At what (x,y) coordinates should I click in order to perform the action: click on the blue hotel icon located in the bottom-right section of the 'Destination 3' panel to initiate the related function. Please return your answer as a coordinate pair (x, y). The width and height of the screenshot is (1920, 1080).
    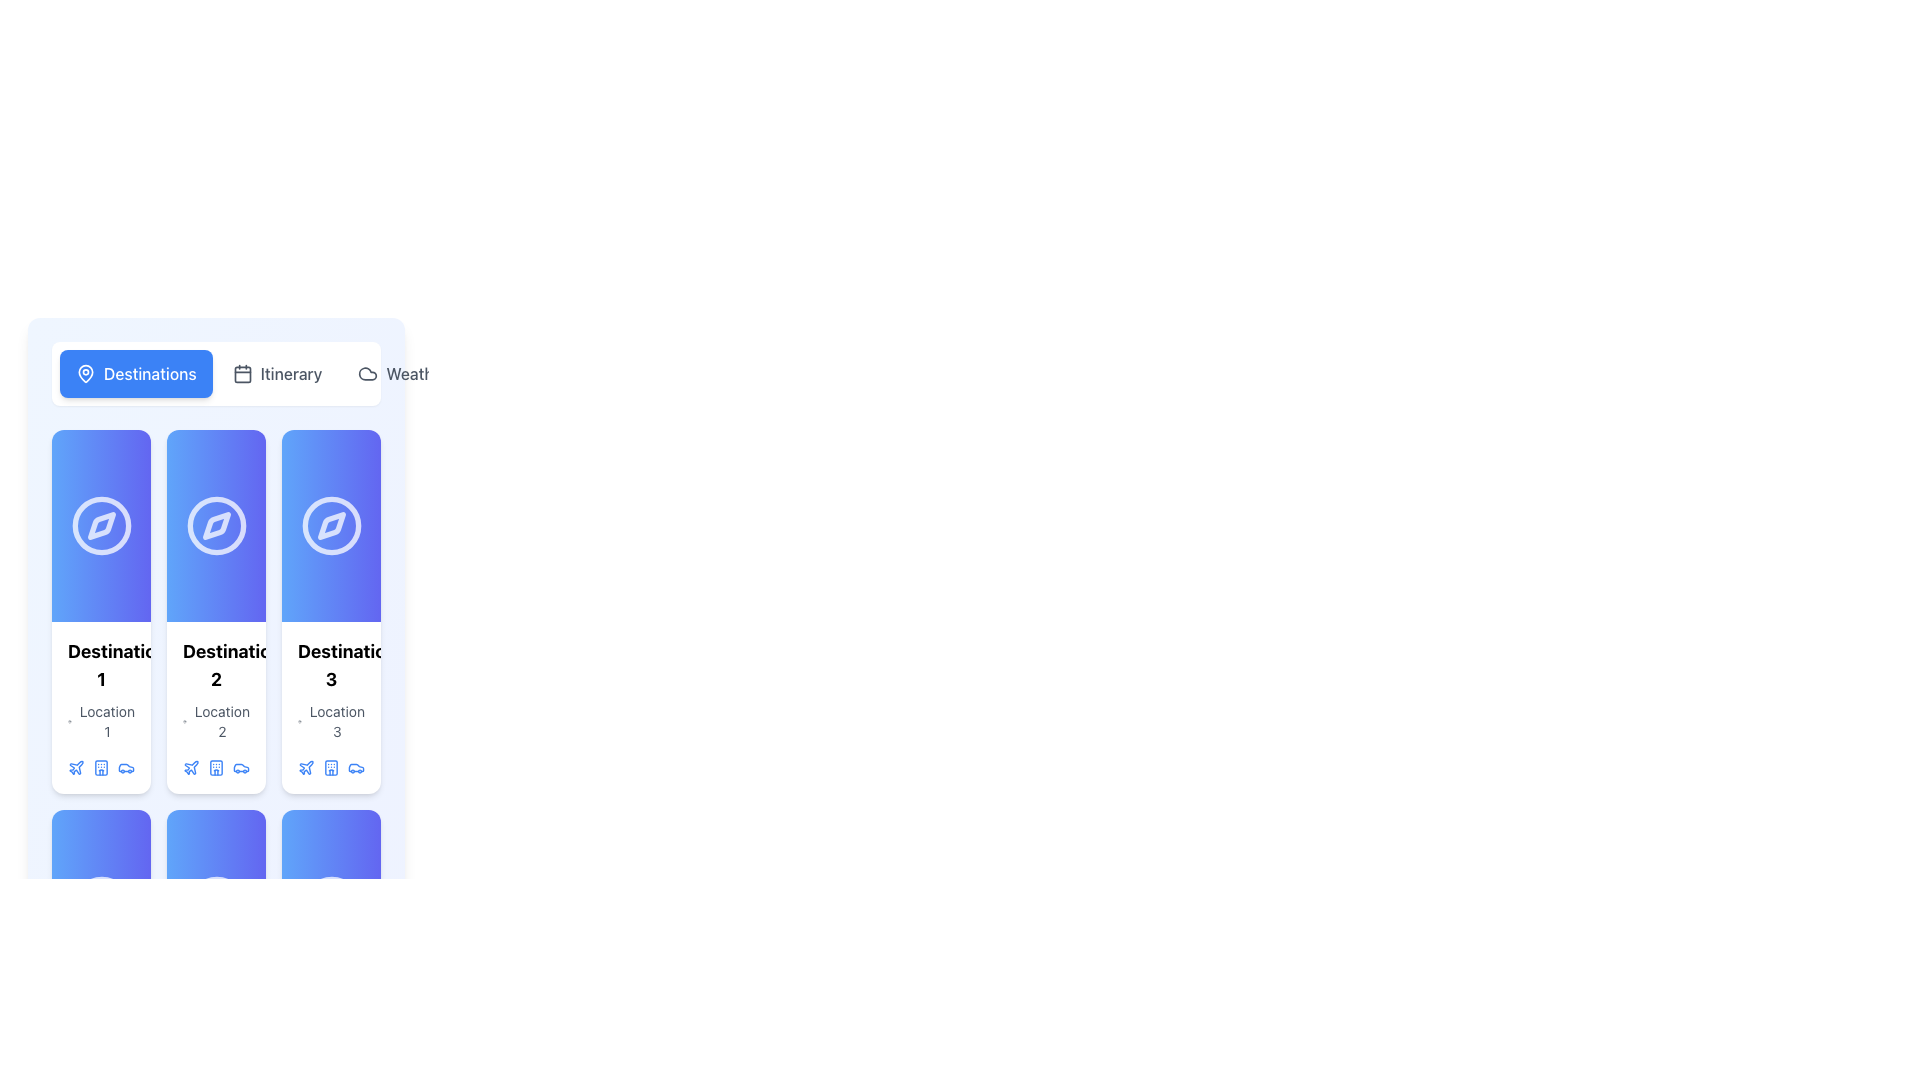
    Looking at the image, I should click on (331, 766).